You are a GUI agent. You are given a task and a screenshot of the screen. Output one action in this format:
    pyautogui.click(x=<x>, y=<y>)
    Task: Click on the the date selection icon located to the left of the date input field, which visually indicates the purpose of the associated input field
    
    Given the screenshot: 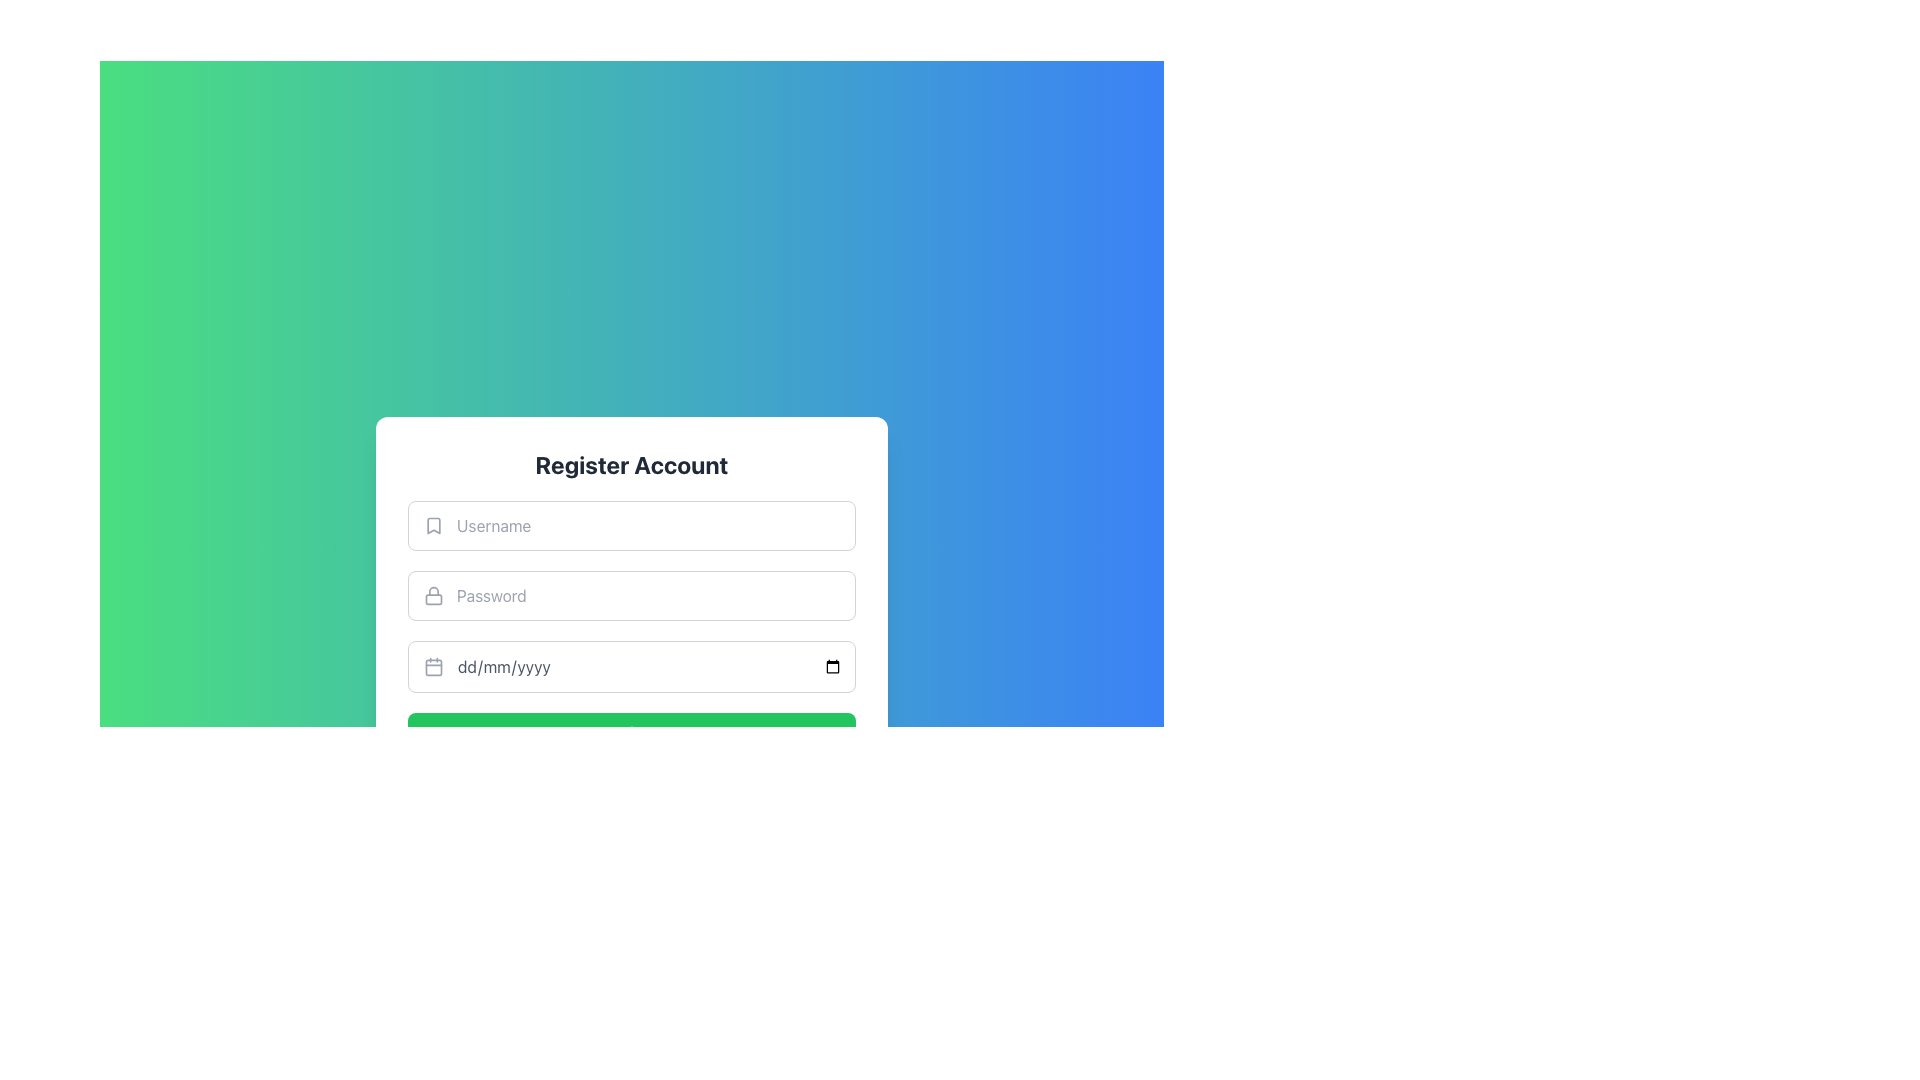 What is the action you would take?
    pyautogui.click(x=432, y=667)
    